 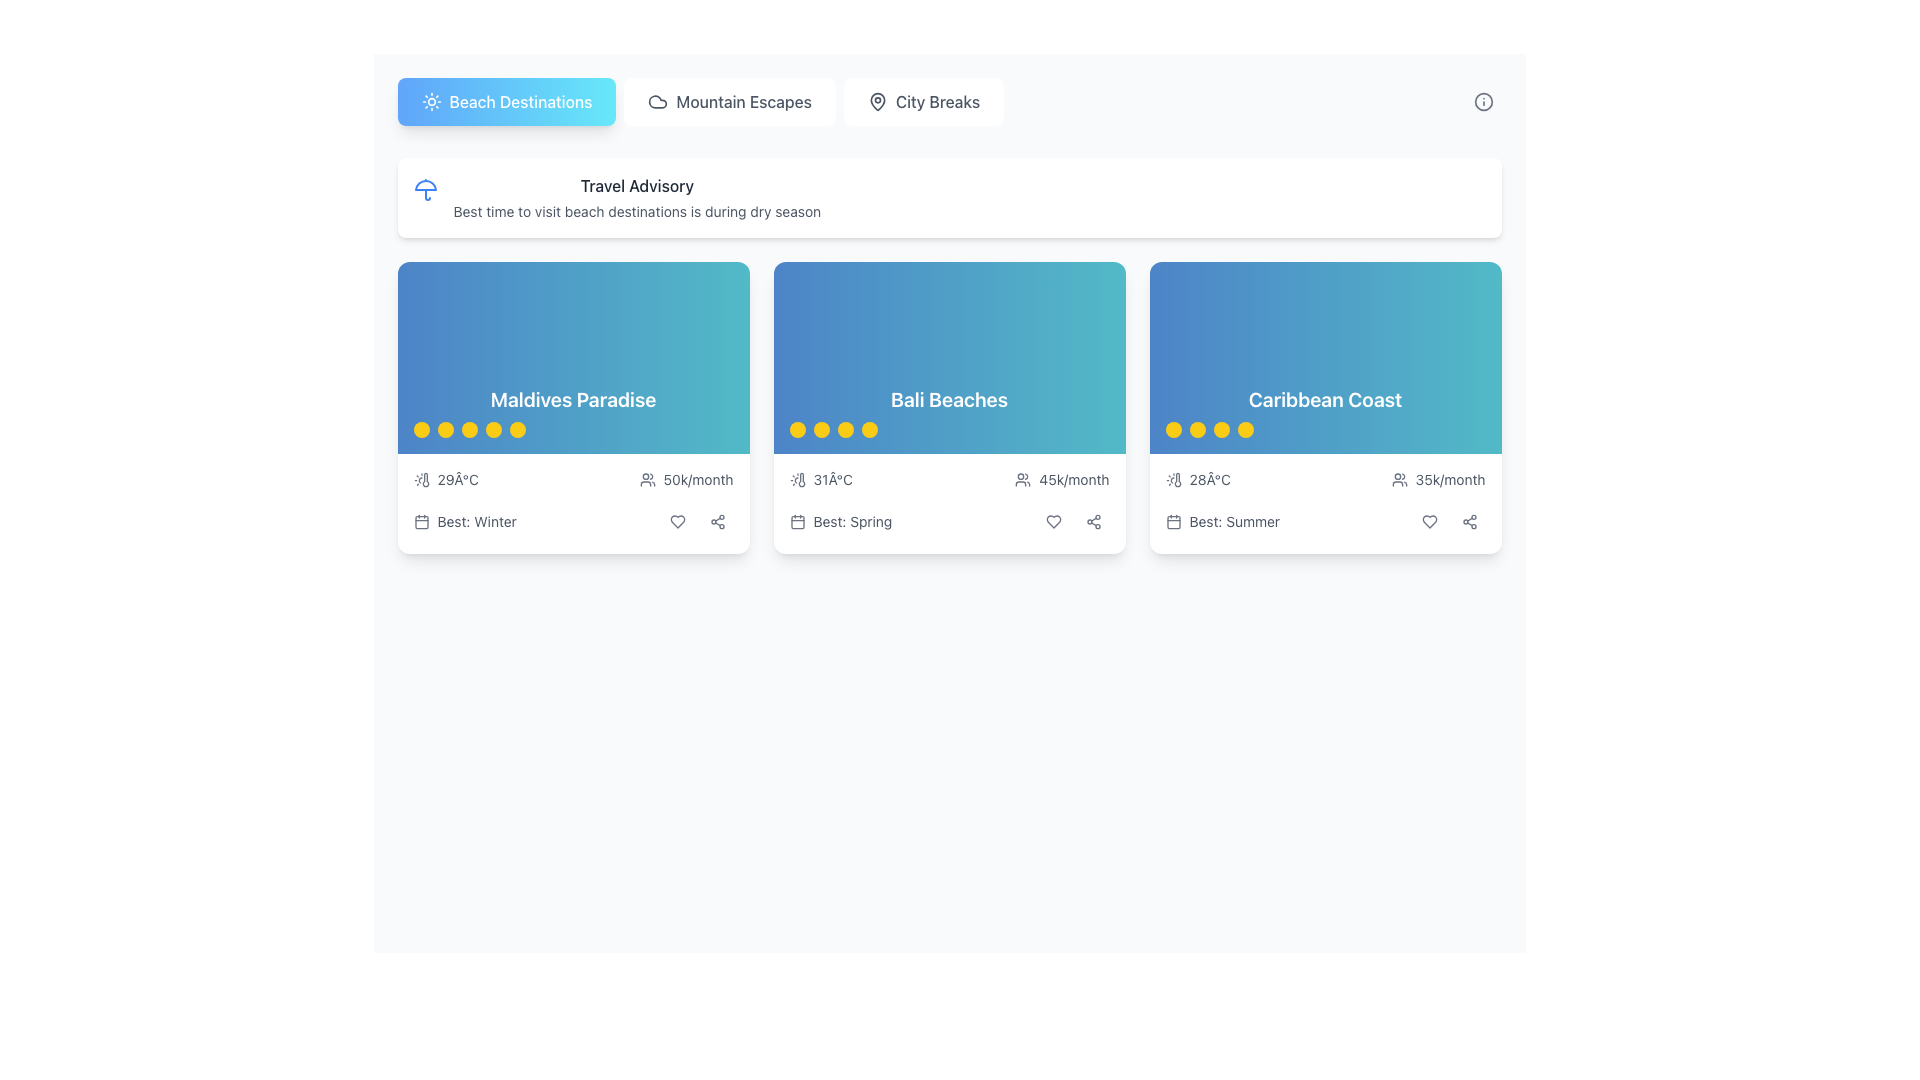 I want to click on the 'Mountain Escapes' button in the navigation bar, so click(x=729, y=101).